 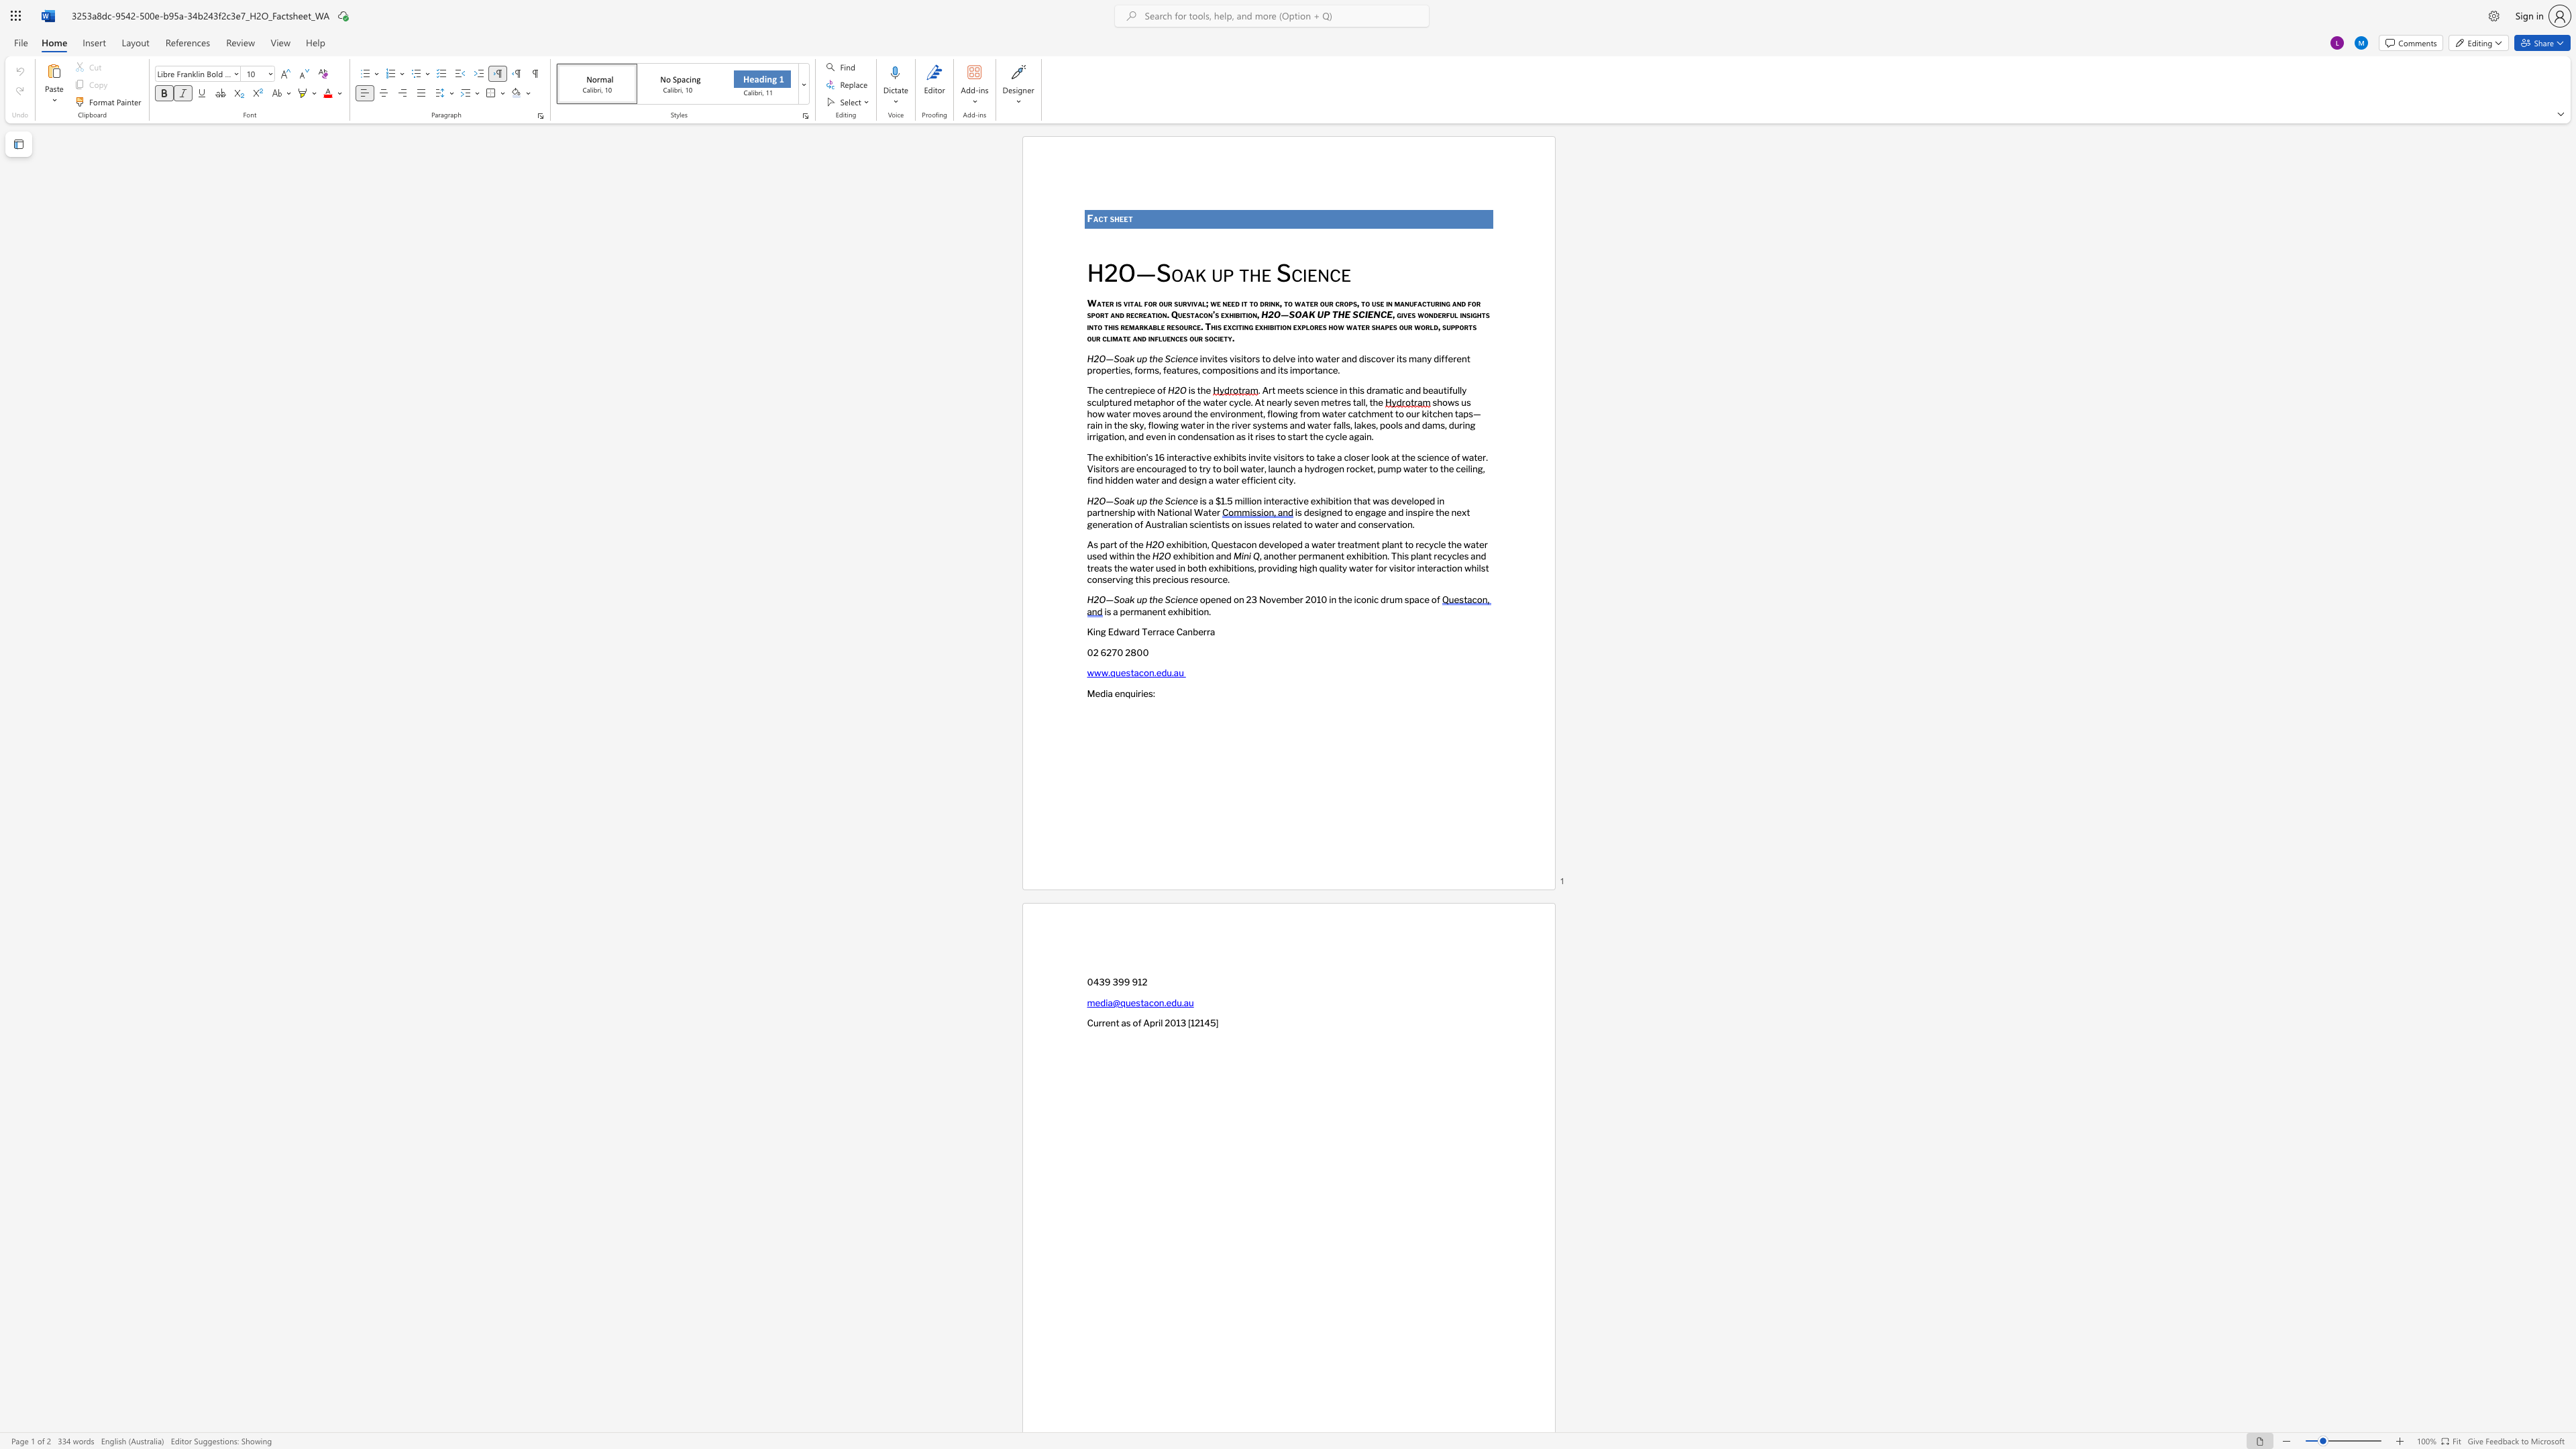 What do you see at coordinates (1308, 272) in the screenshot?
I see `the space between the continuous character "i" and "e" in the text` at bounding box center [1308, 272].